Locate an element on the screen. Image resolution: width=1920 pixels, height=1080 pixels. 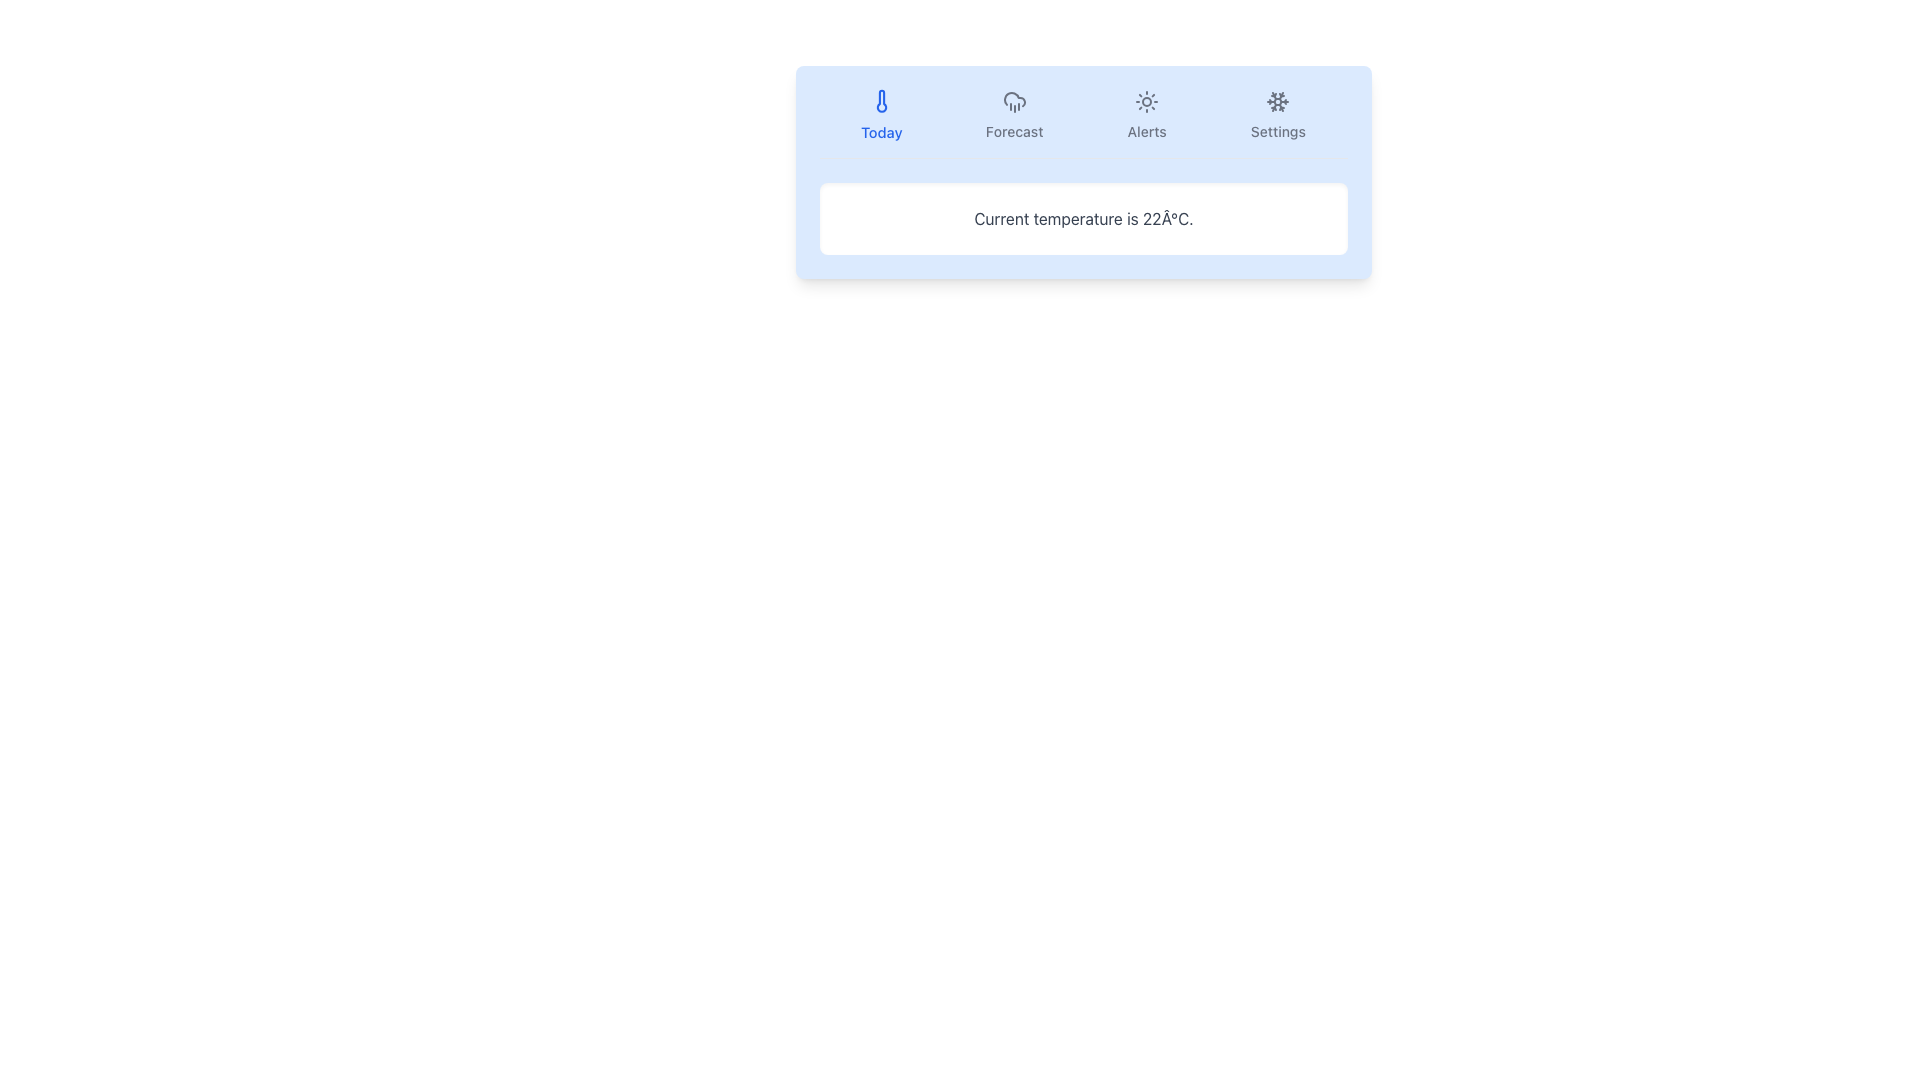
displayed text 'Current temperature is 22°C.' from the static text element located in the rounded blue box below the navigation menu is located at coordinates (1083, 219).